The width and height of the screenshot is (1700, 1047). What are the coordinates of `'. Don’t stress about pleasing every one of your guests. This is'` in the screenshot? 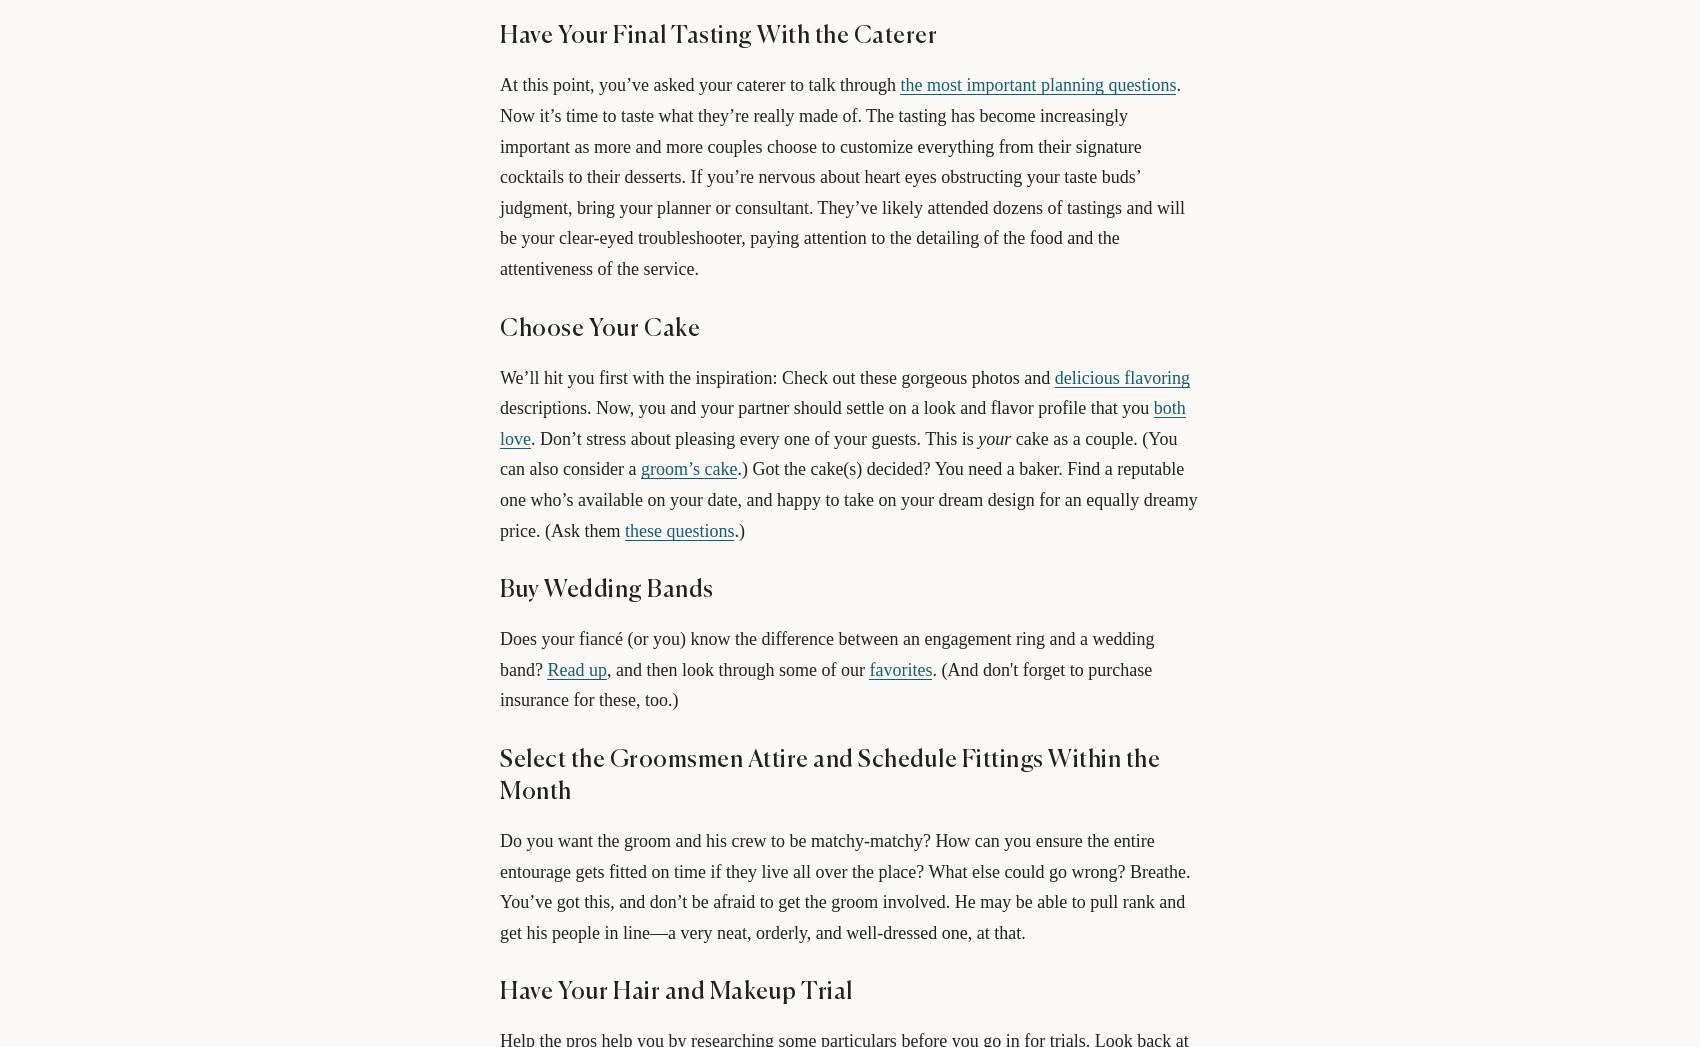 It's located at (753, 437).